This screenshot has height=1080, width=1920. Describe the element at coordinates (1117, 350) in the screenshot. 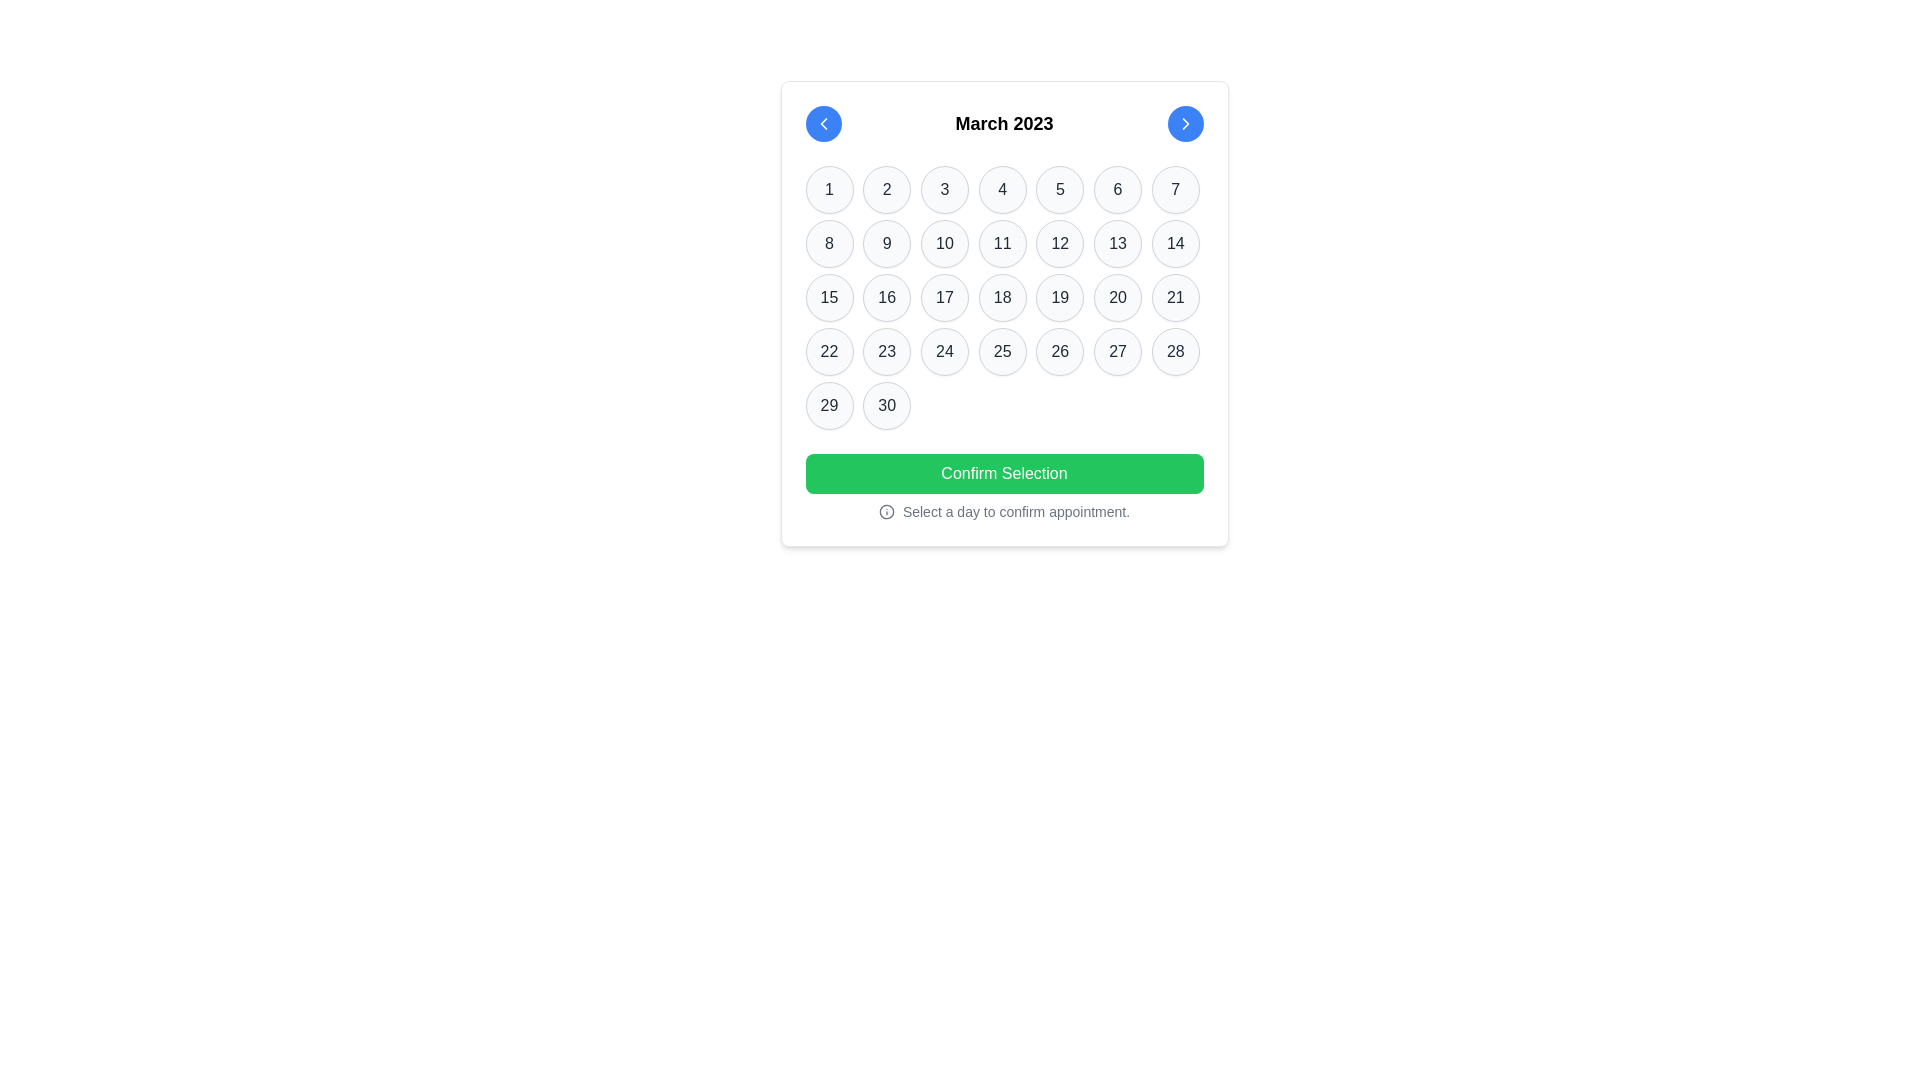

I see `the circular button labeled '27', which is located in the fourth row and sixth column of the calendar grid layout` at that location.